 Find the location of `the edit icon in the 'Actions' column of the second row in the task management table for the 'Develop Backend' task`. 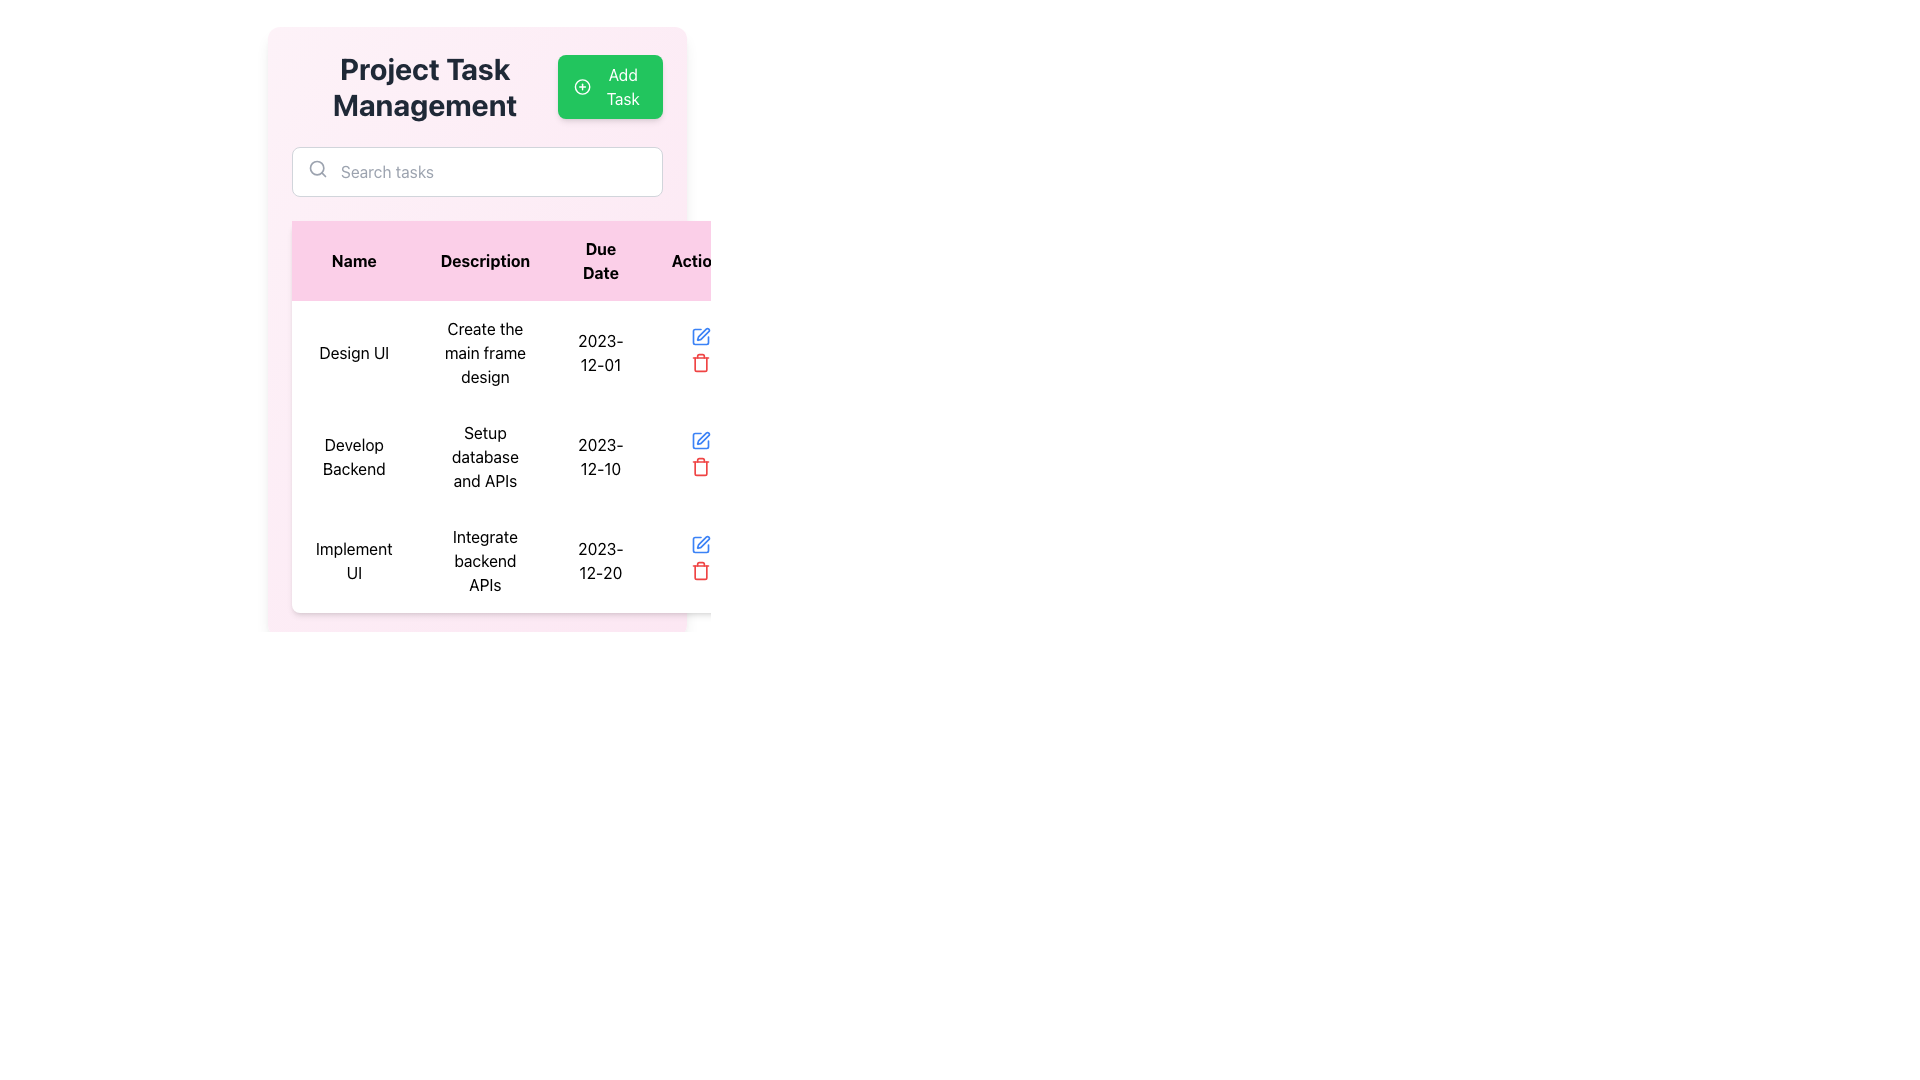

the edit icon in the 'Actions' column of the second row in the task management table for the 'Develop Backend' task is located at coordinates (703, 437).